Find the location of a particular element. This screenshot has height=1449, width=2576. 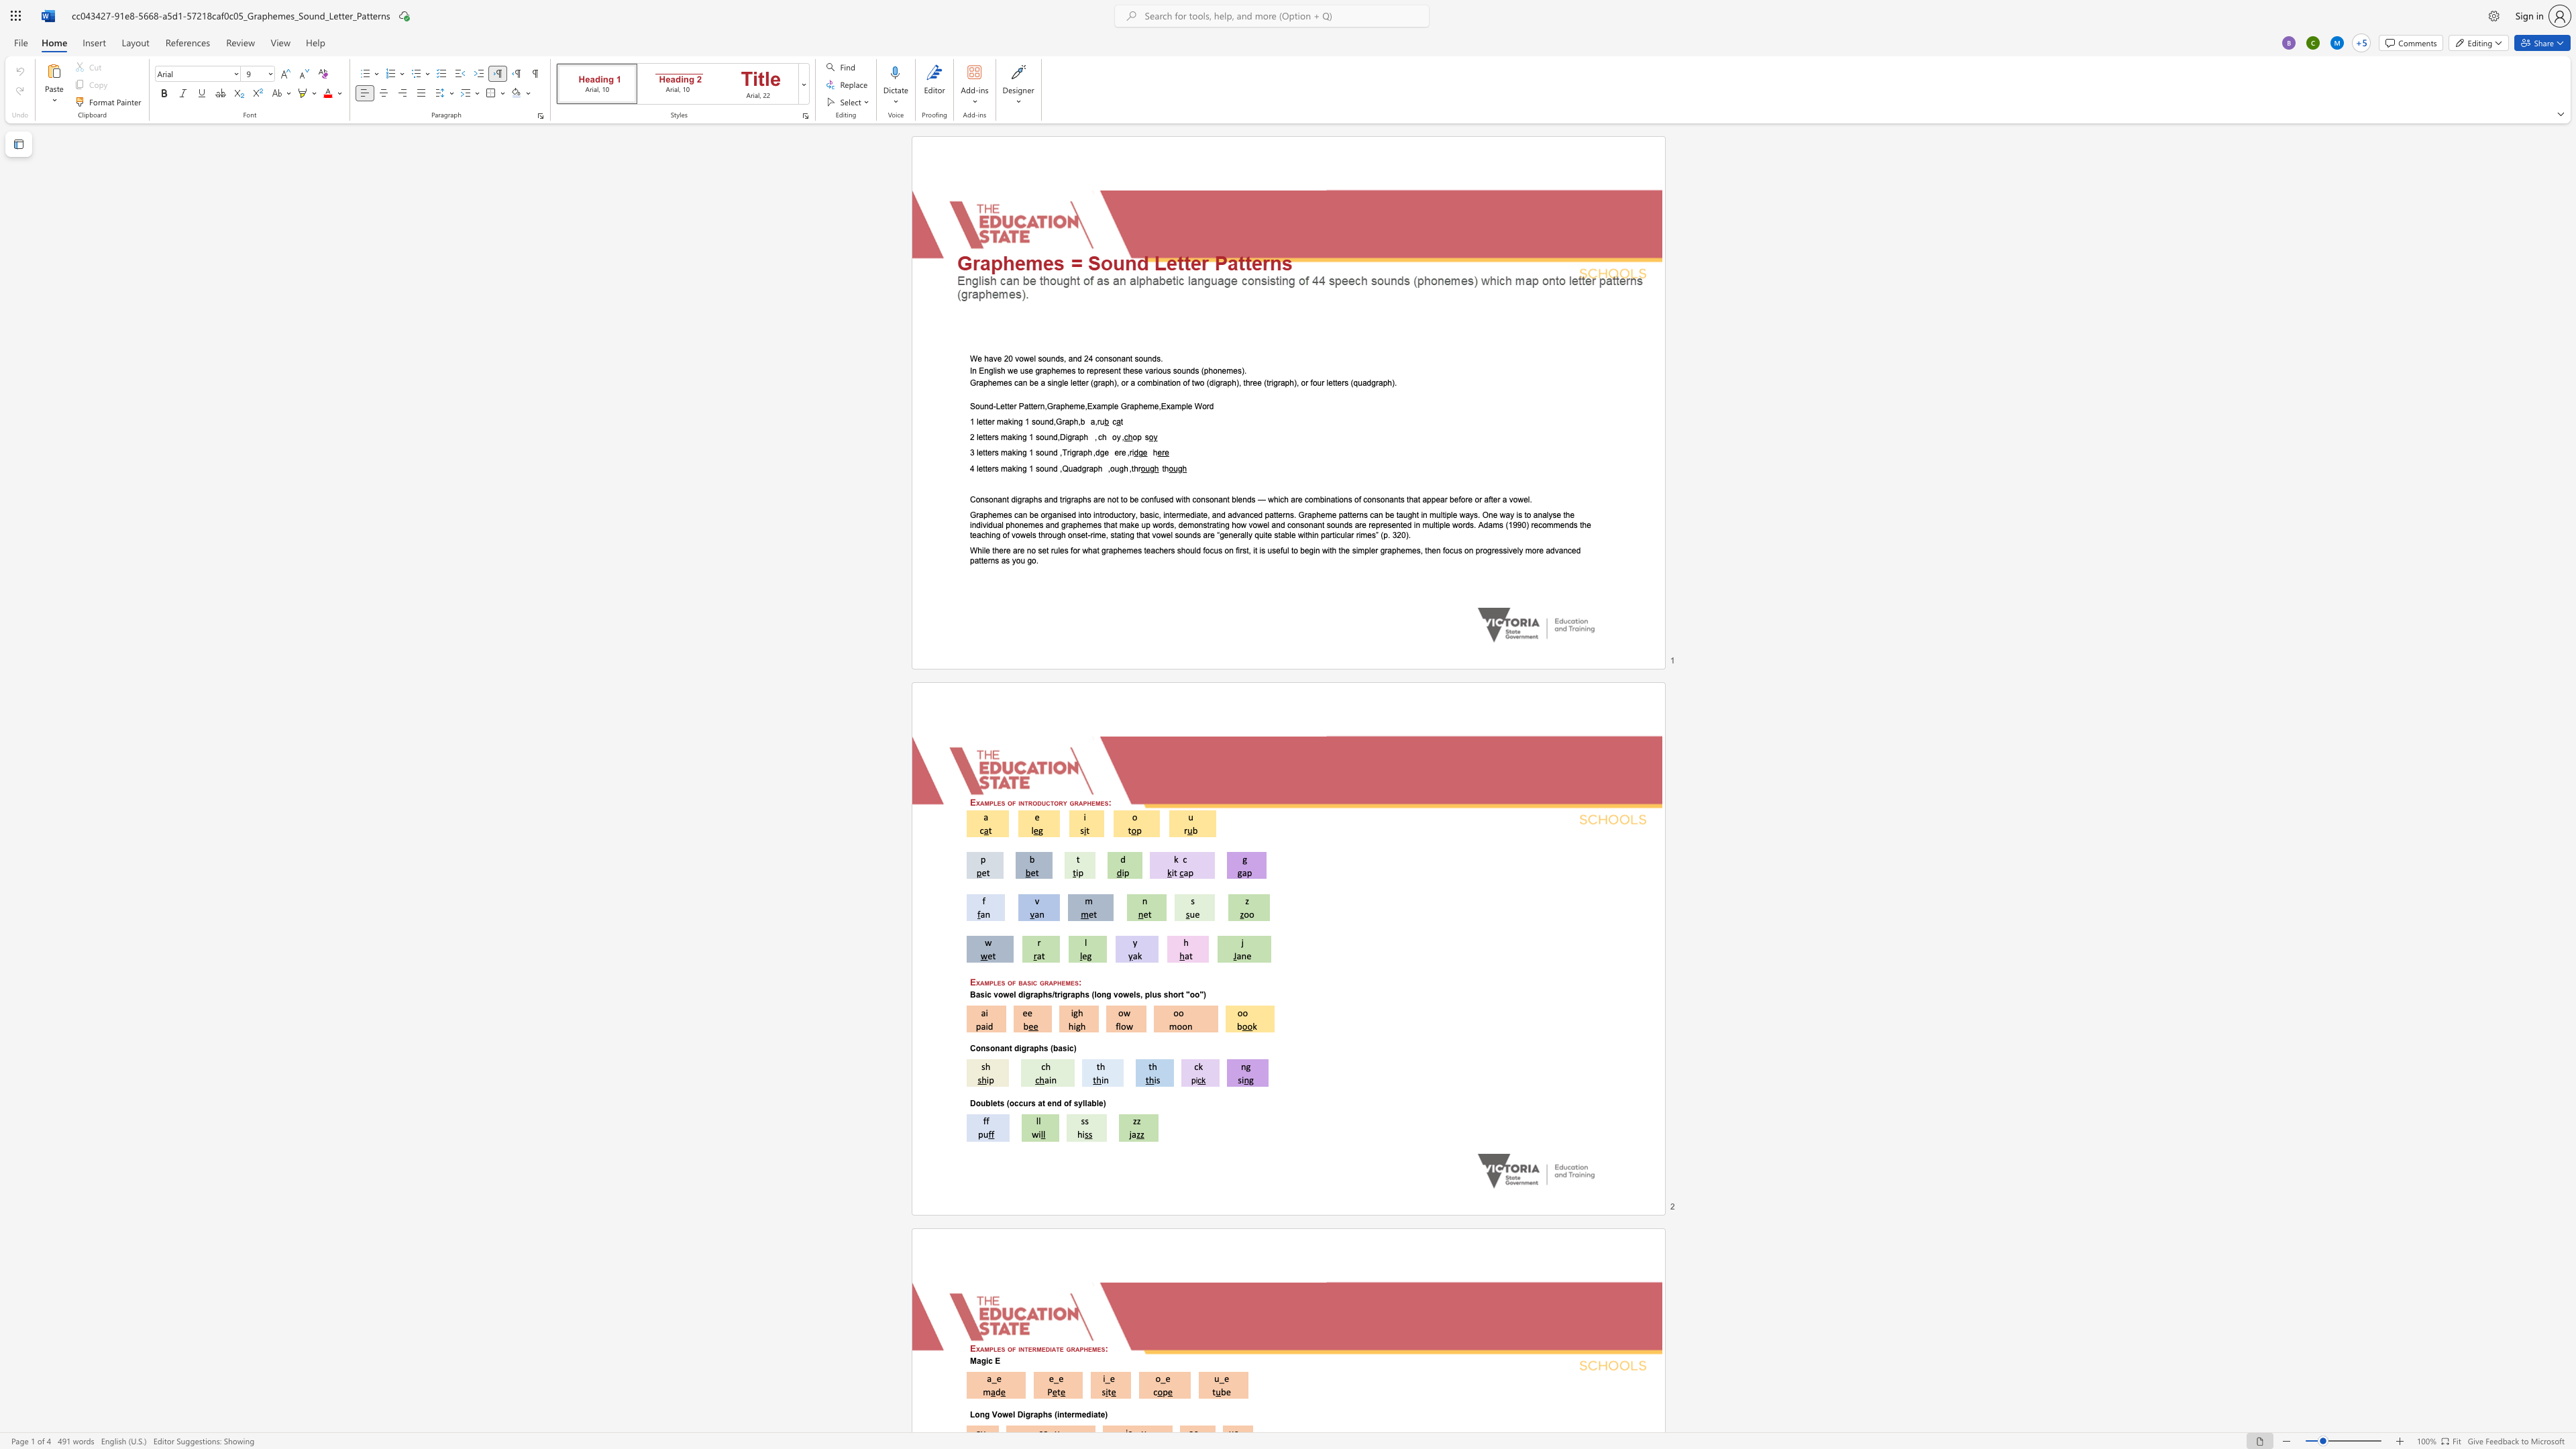

the 5th character "o" in the text is located at coordinates (1140, 358).